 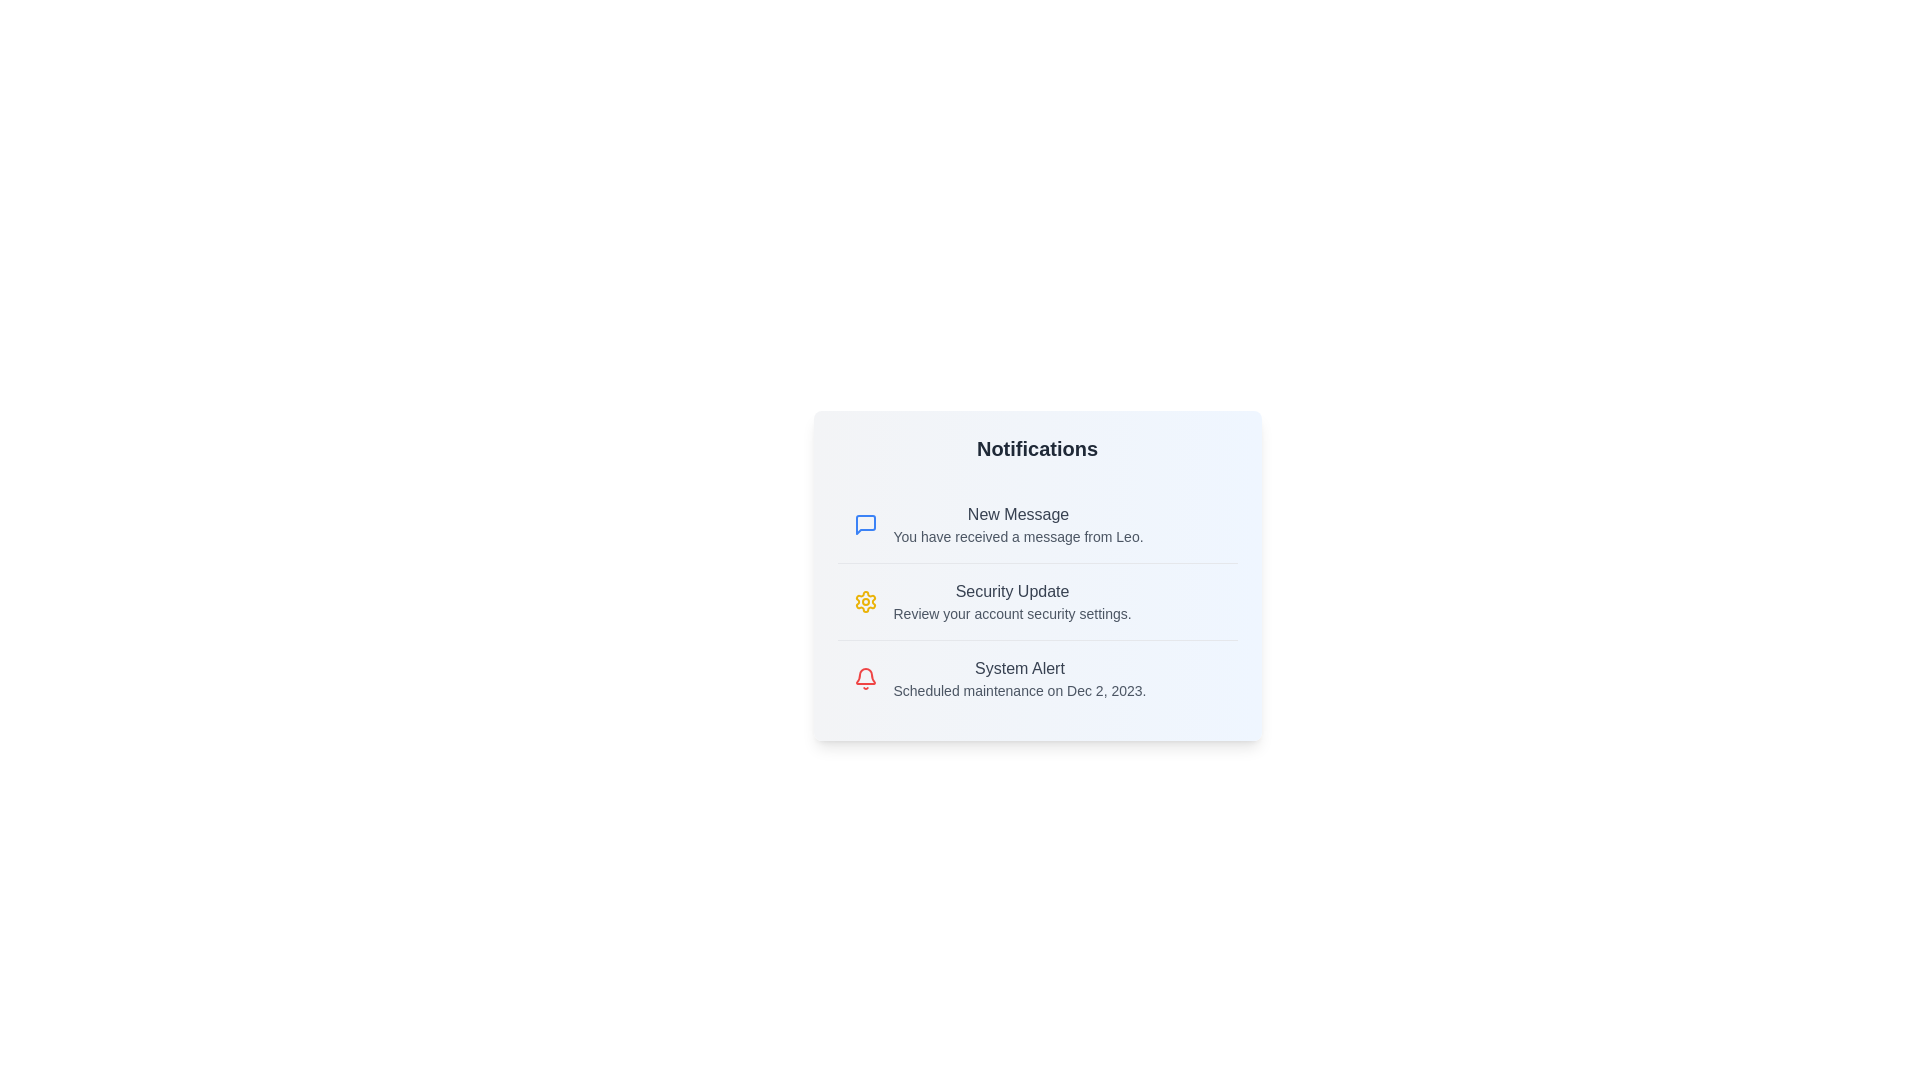 I want to click on the notification icon corresponding to Security Update, so click(x=865, y=600).